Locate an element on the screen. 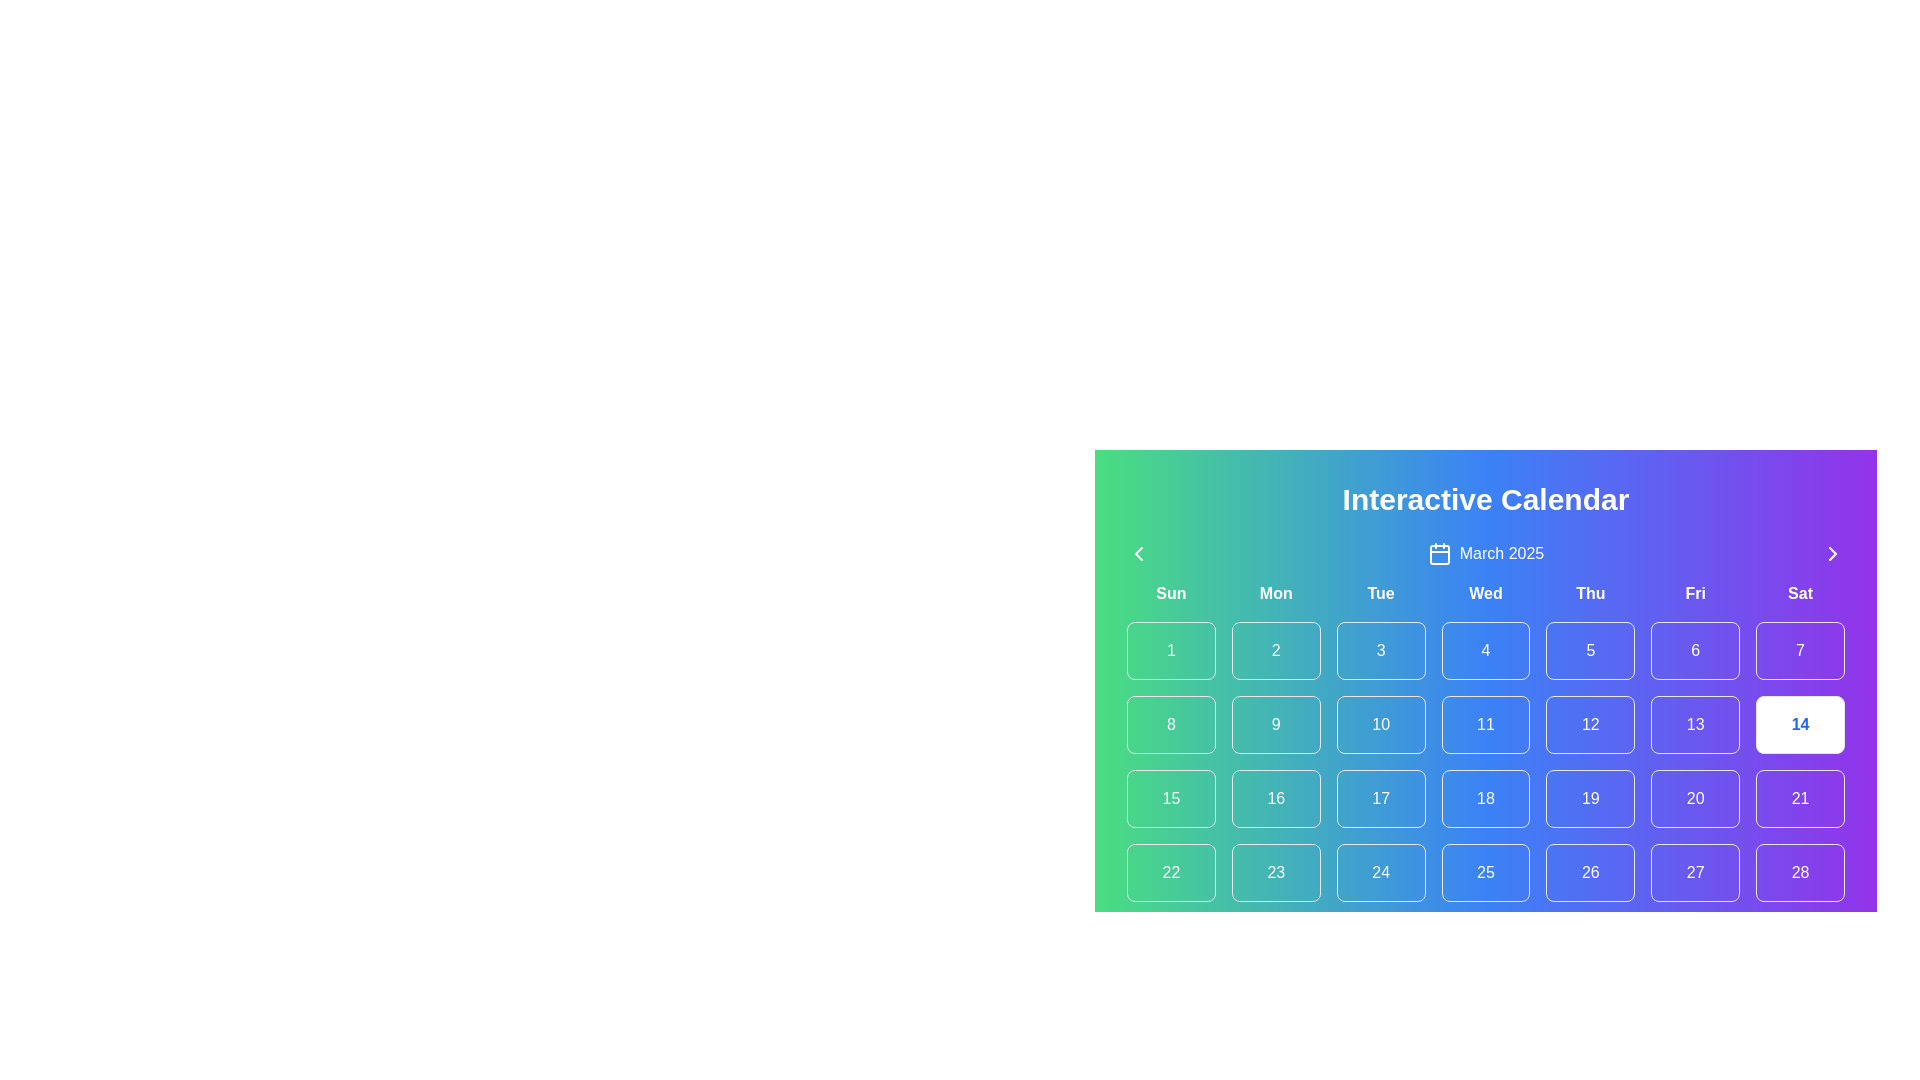 Image resolution: width=1920 pixels, height=1080 pixels. the date selection button displaying '17' in the calendar interface is located at coordinates (1380, 797).